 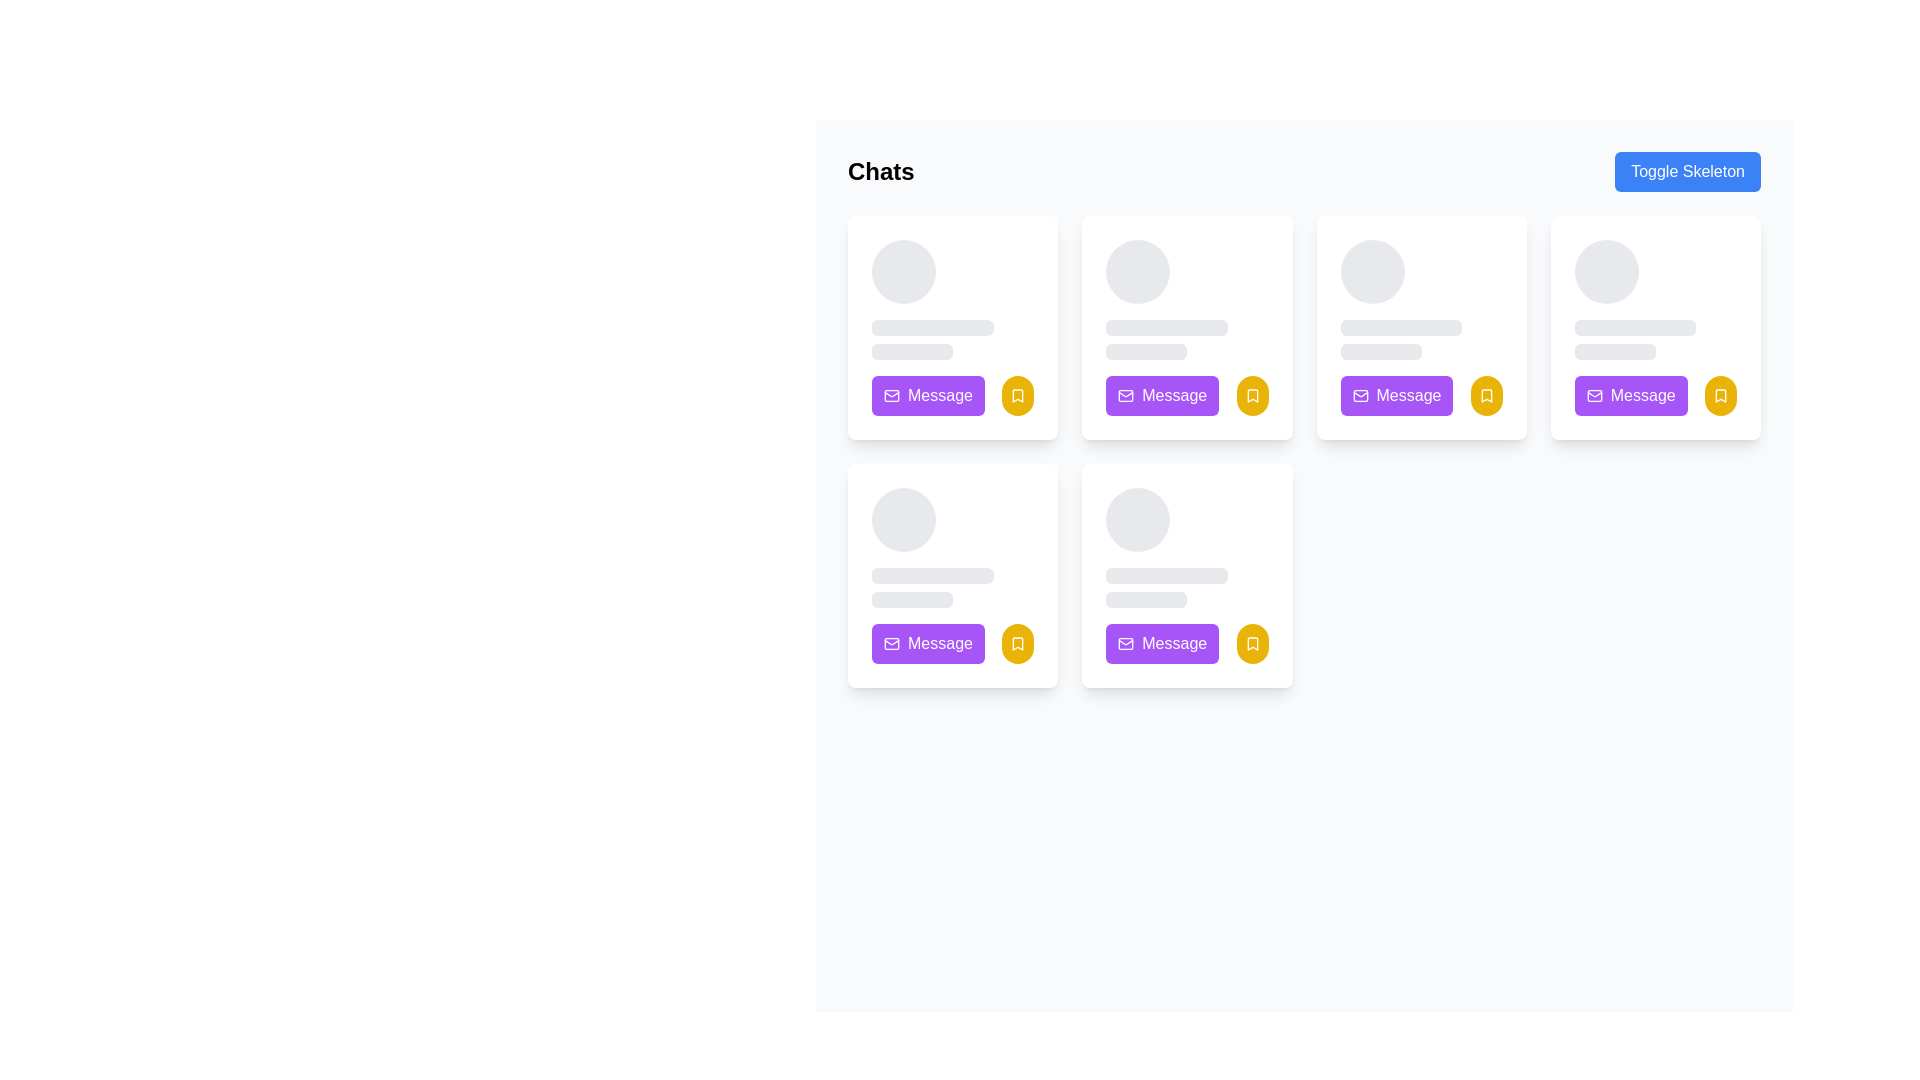 What do you see at coordinates (1251, 396) in the screenshot?
I see `the bookmark icon within the circular yellow button located at the bottom-right corner of the second card in the top row for keyboard navigation` at bounding box center [1251, 396].